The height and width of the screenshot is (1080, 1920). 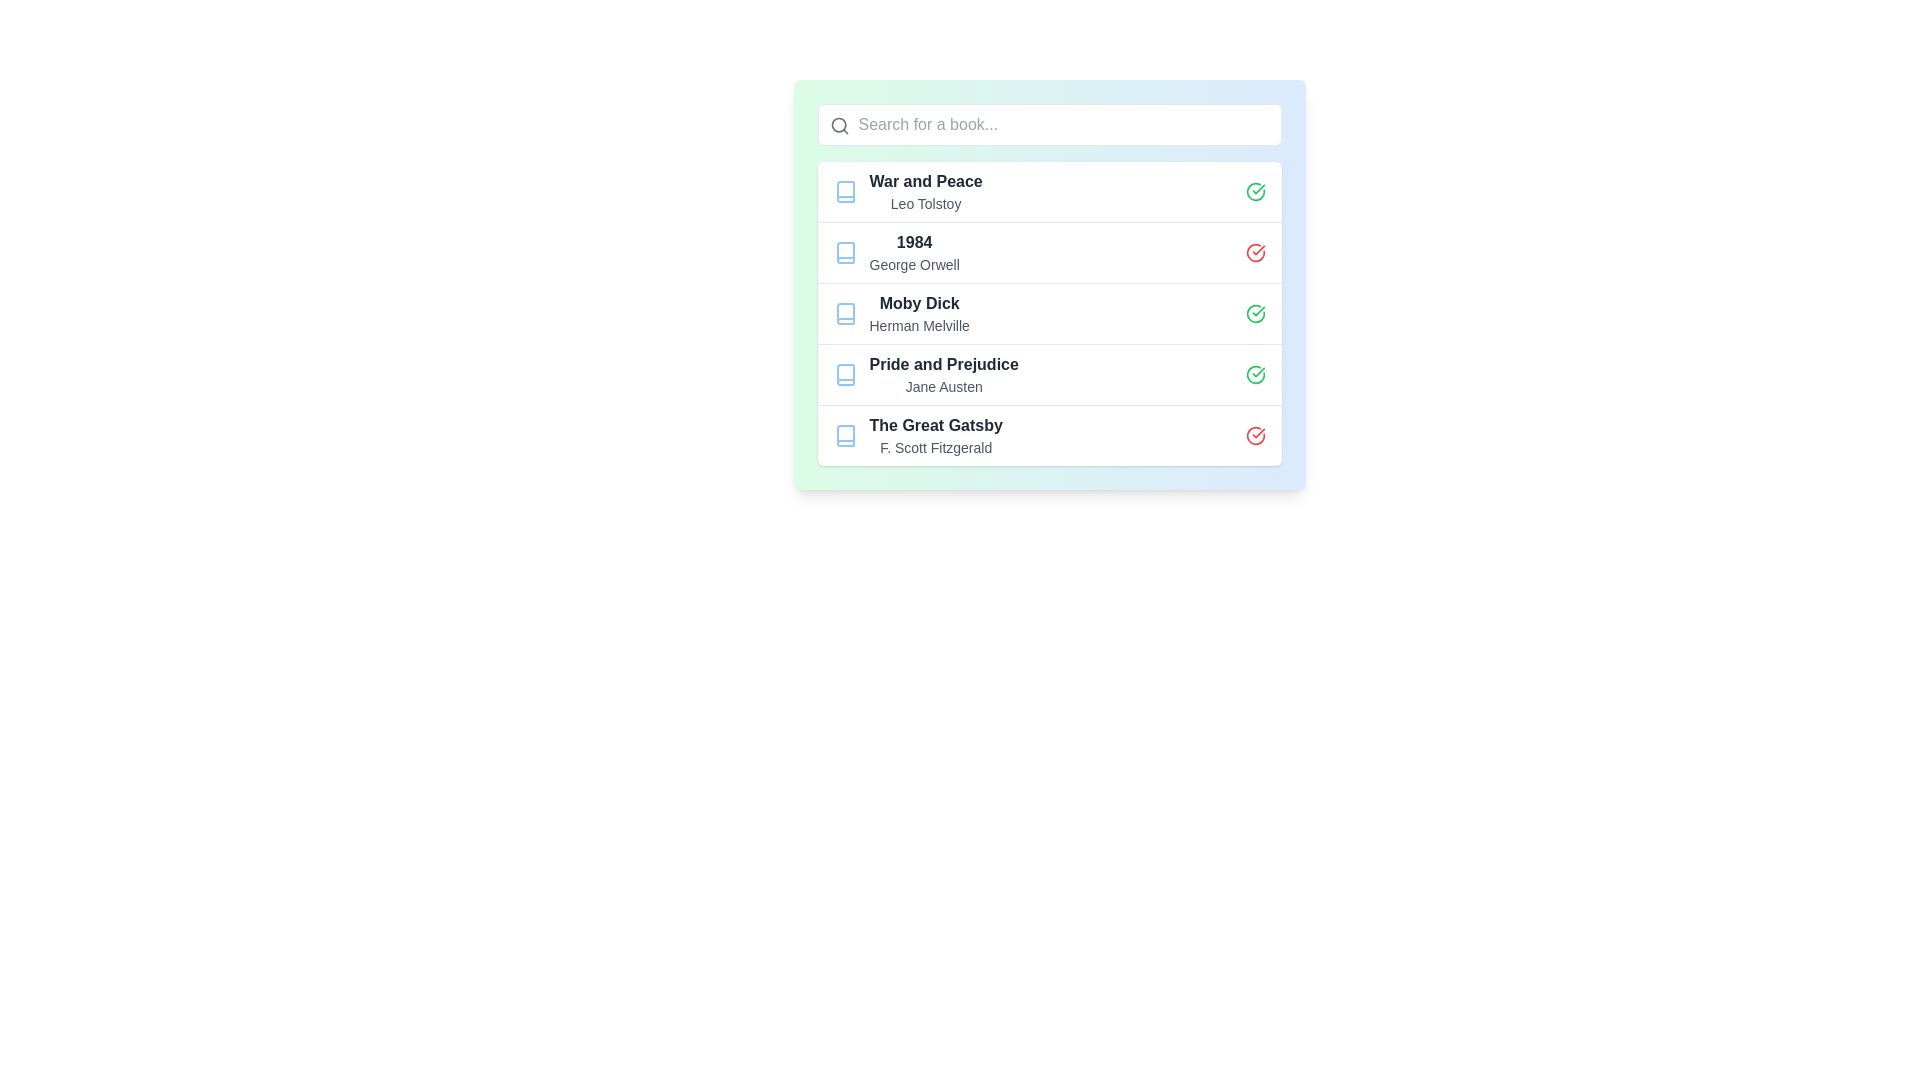 I want to click on text label providing the author's name located directly beneath the bold text 'War and Peace' in the first item of the vertical list, so click(x=925, y=204).